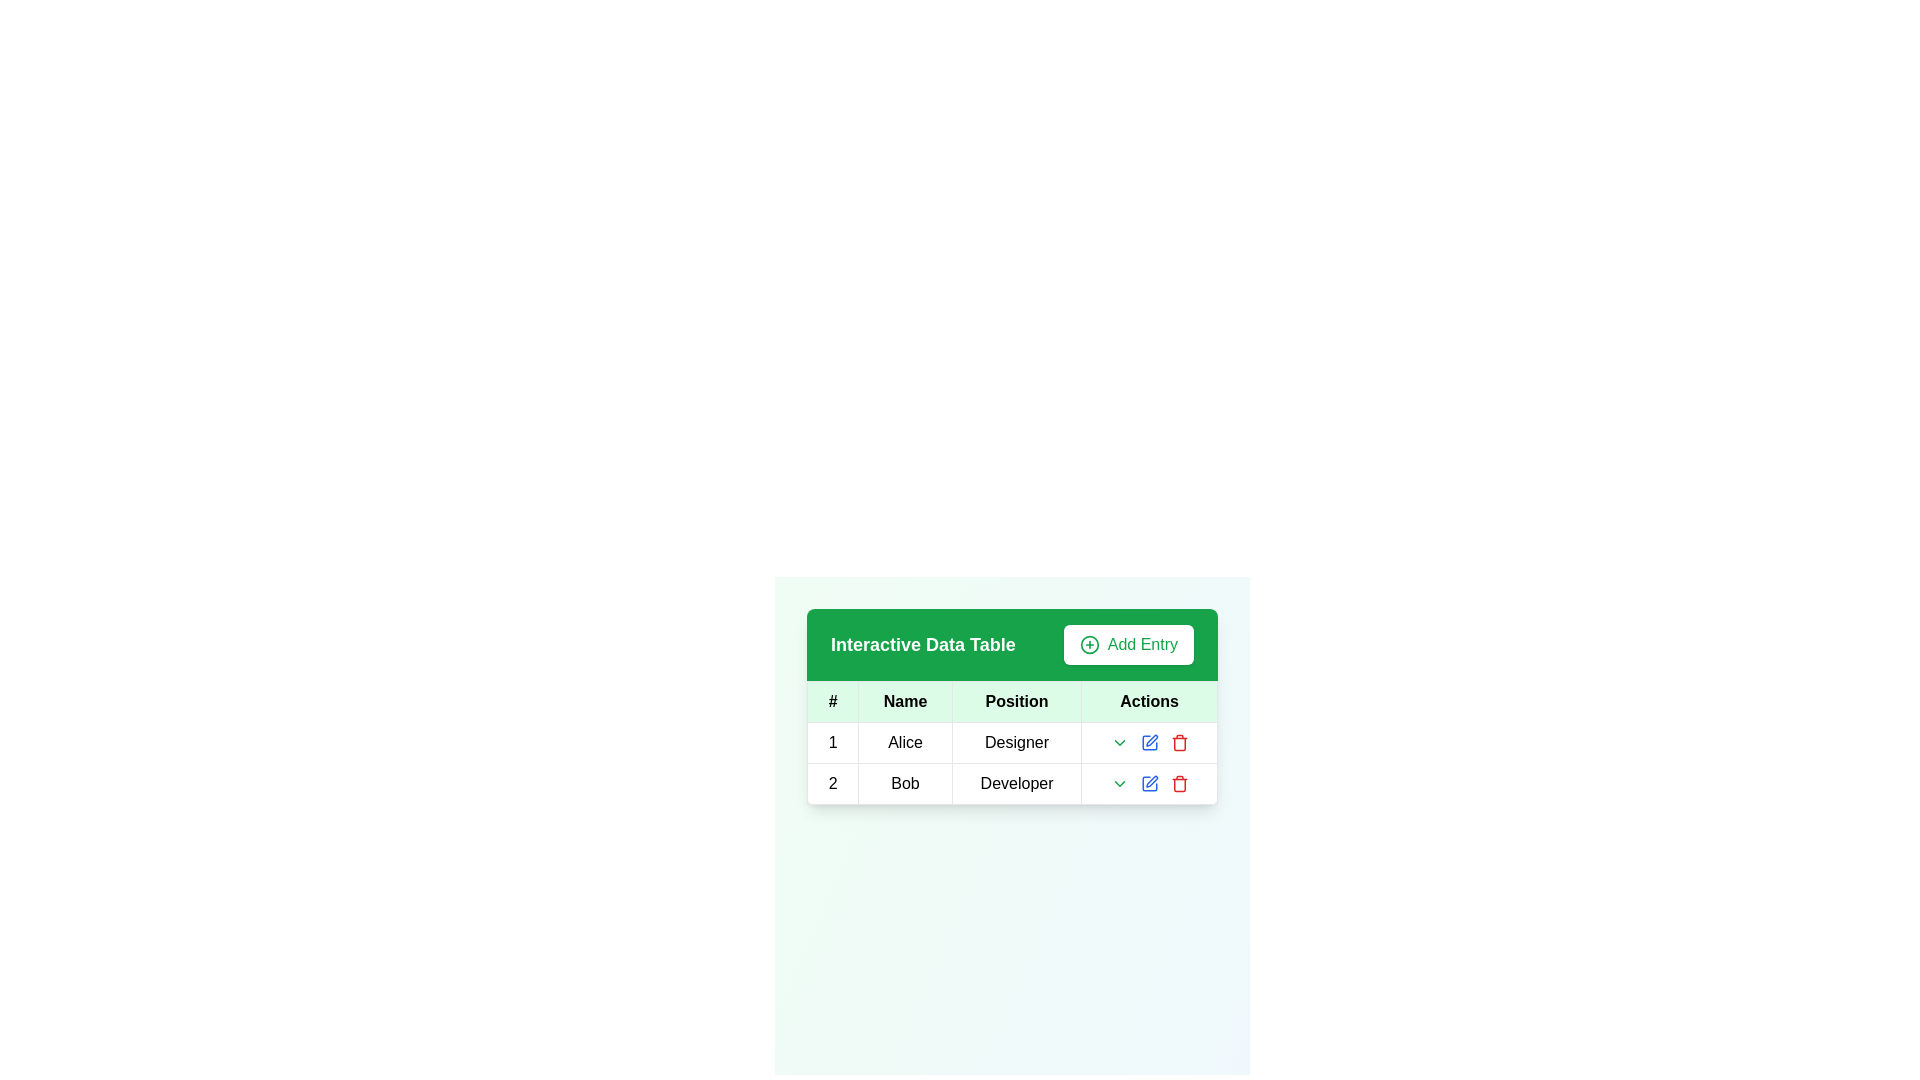 This screenshot has height=1080, width=1920. I want to click on the static text element displaying the position title 'Designer' for the individual named 'Alice' in the first row of the table under the 'Position' column, so click(1012, 743).